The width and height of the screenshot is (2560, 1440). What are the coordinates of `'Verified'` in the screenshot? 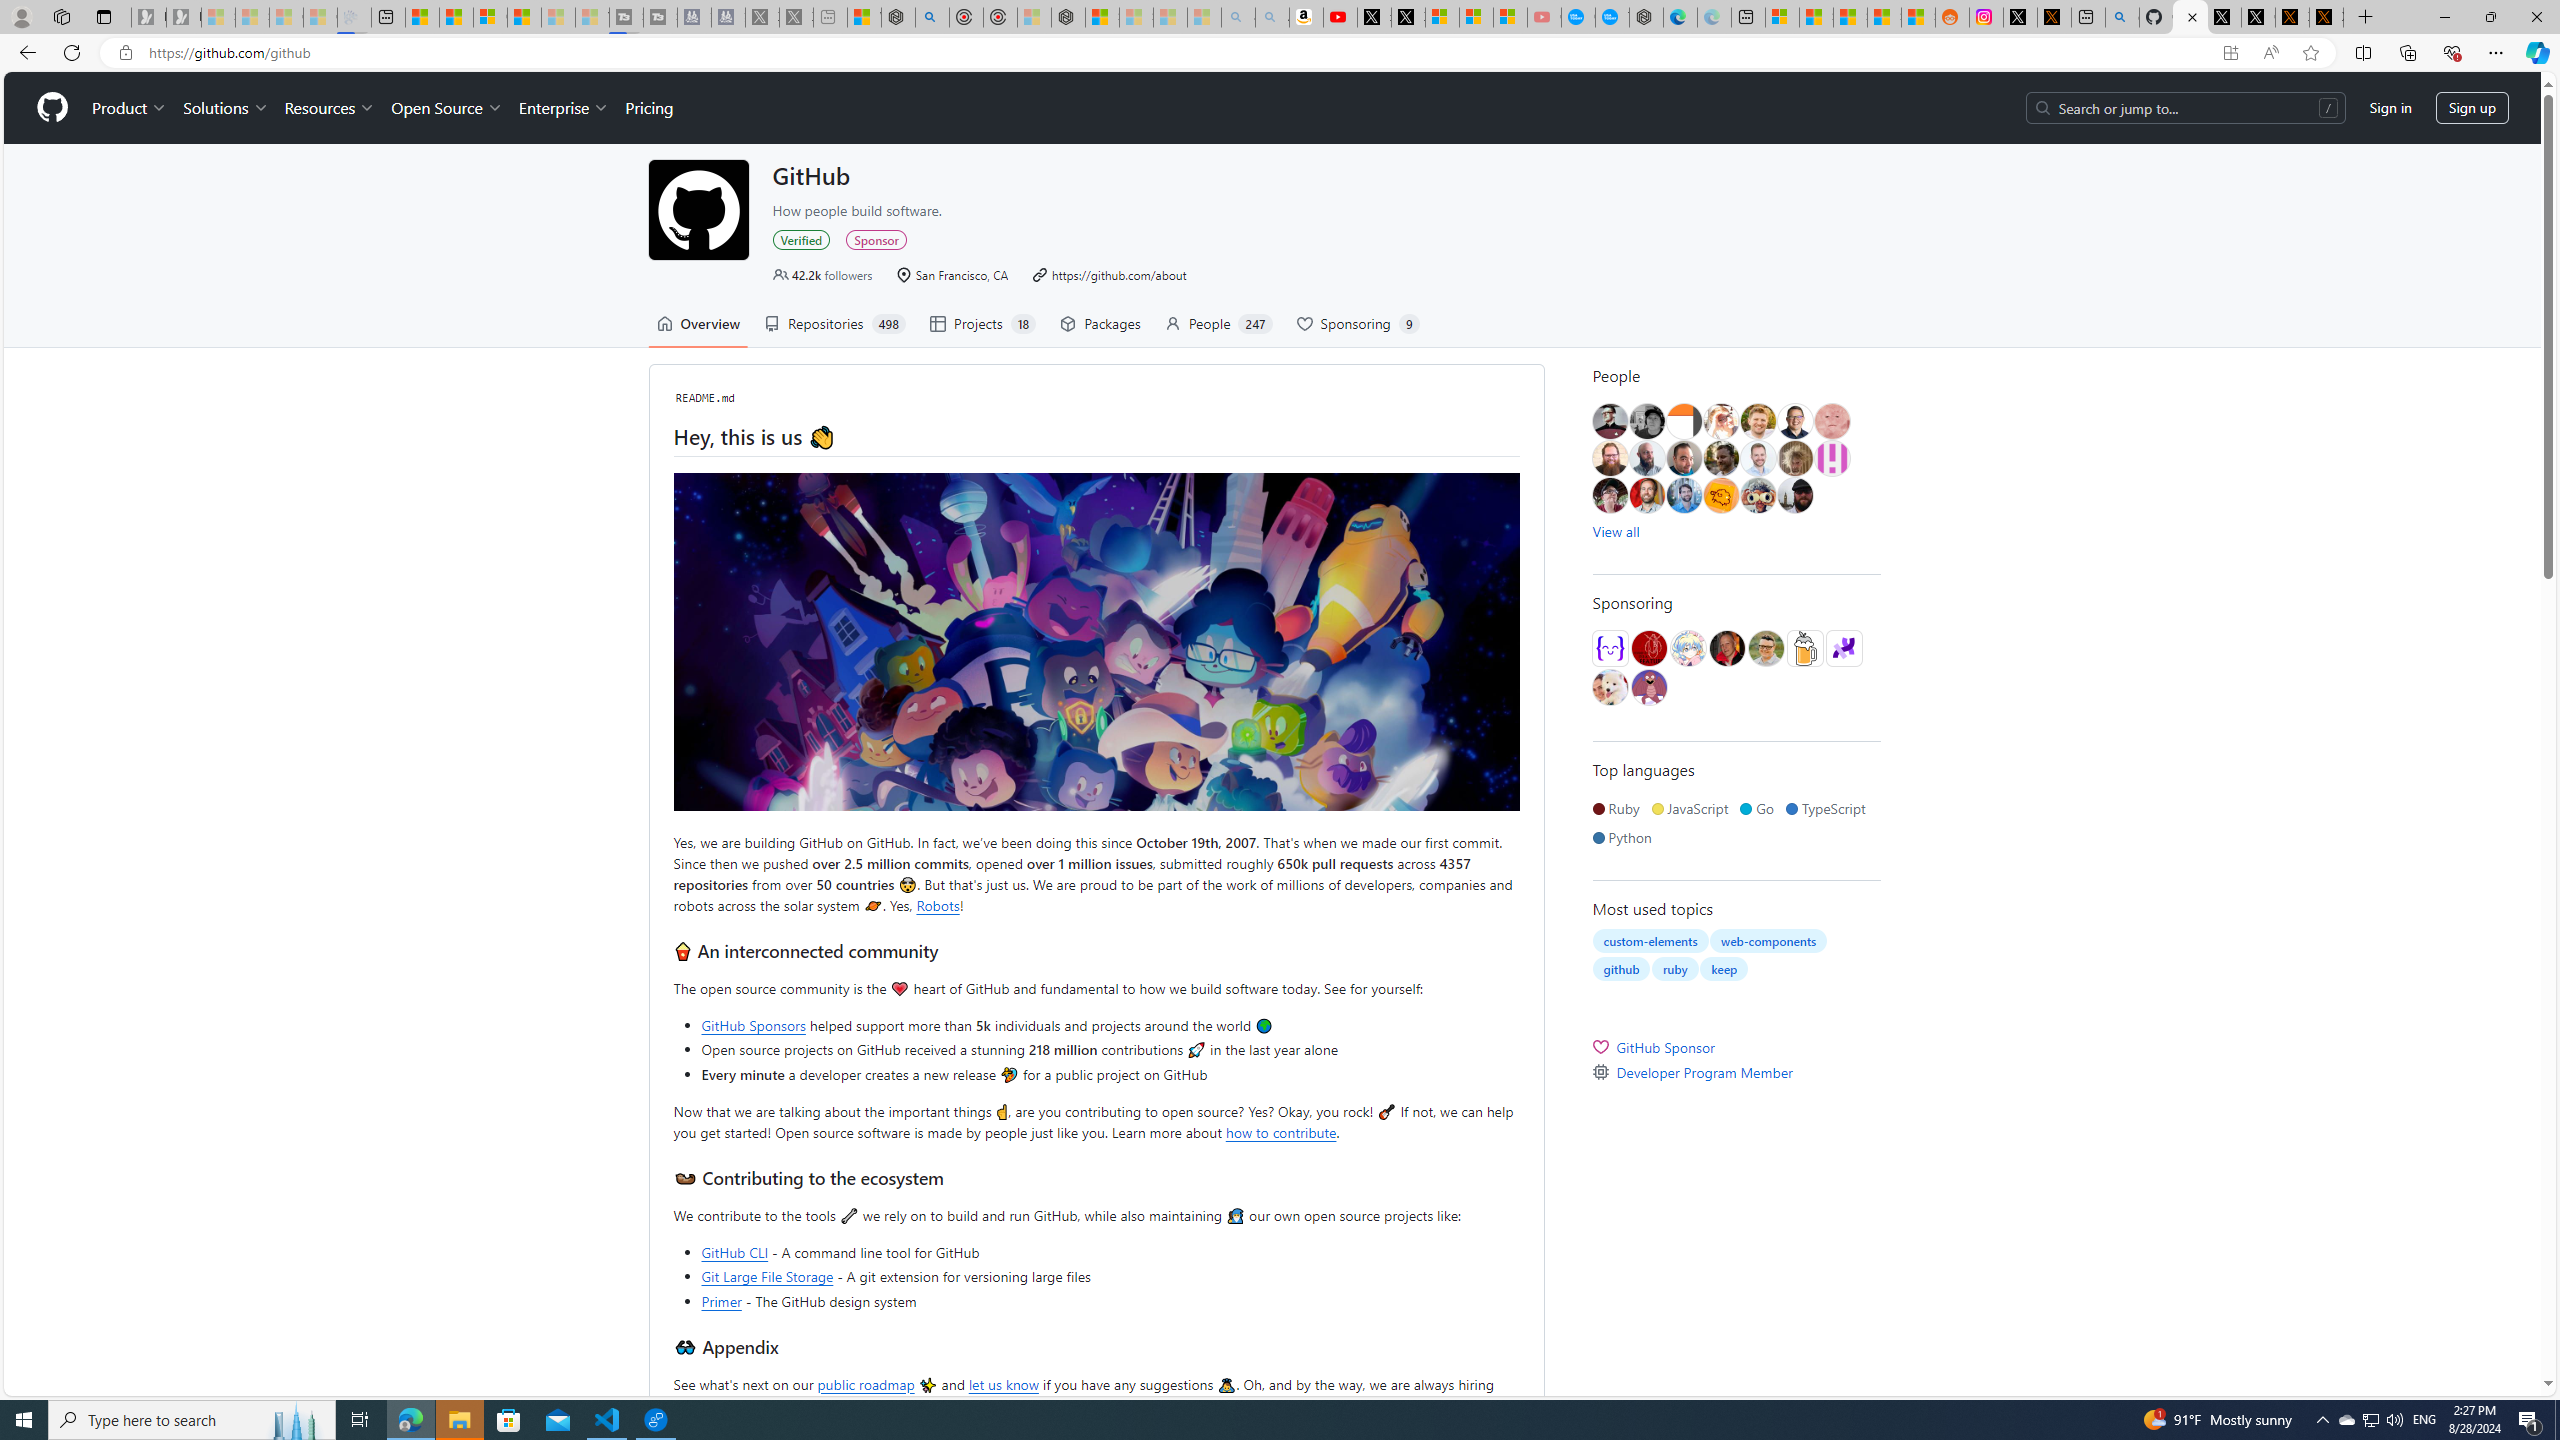 It's located at (802, 238).